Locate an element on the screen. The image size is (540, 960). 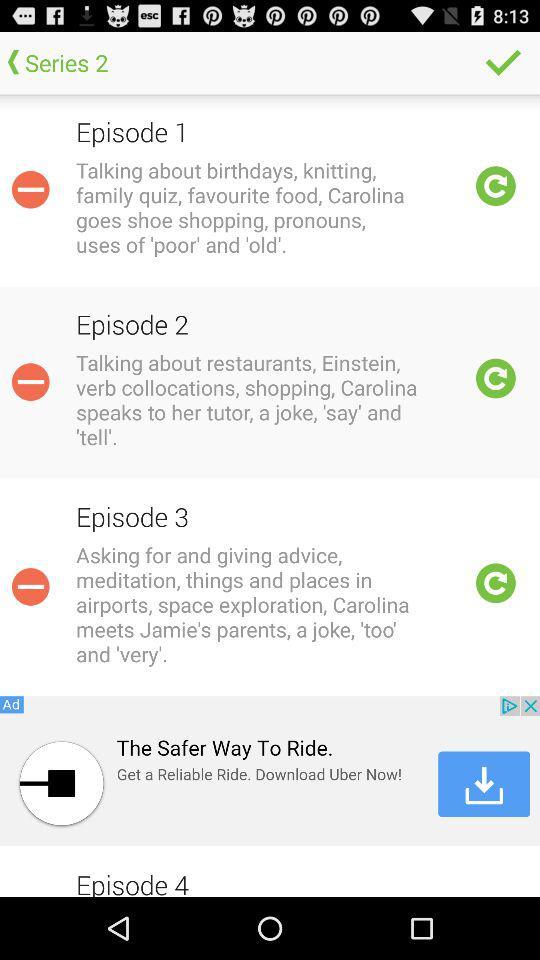
remove button is located at coordinates (29, 586).